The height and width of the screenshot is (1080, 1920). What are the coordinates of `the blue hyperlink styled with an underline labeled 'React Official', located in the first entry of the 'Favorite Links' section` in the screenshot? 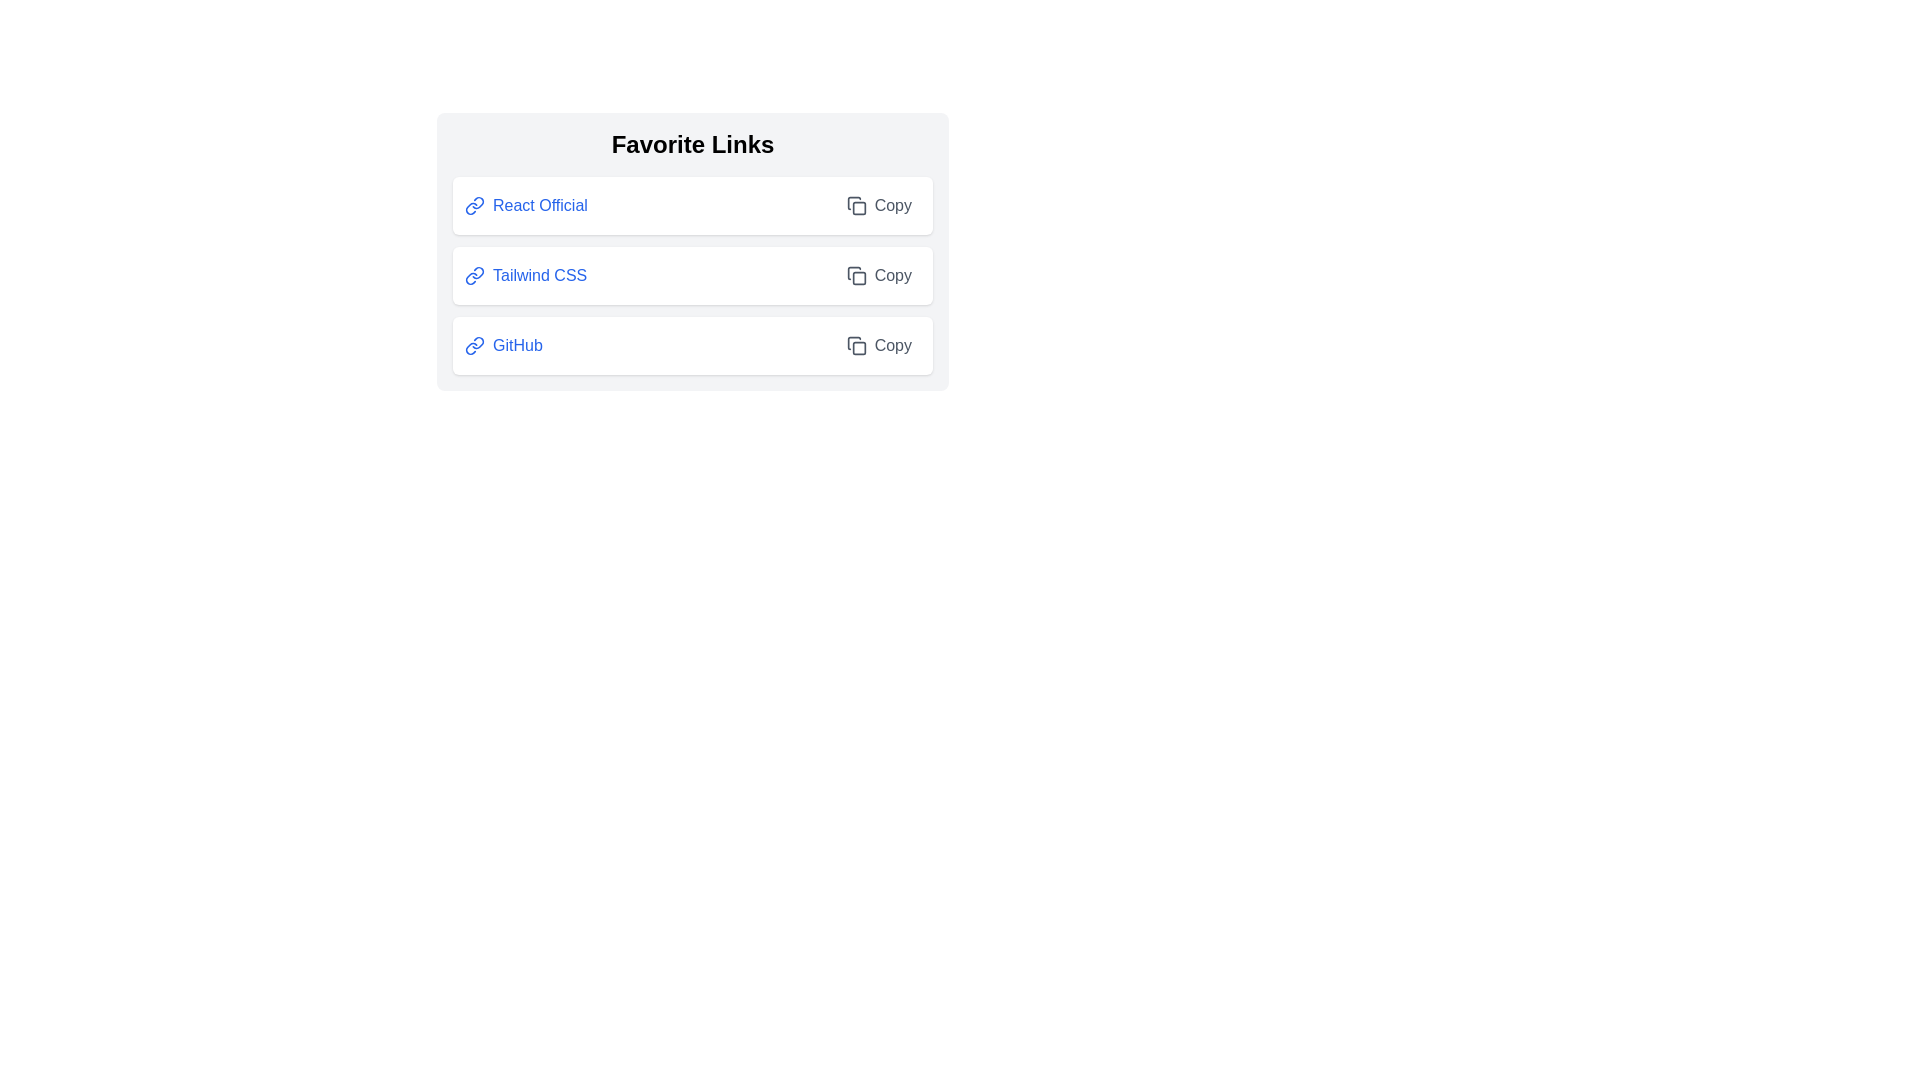 It's located at (526, 205).